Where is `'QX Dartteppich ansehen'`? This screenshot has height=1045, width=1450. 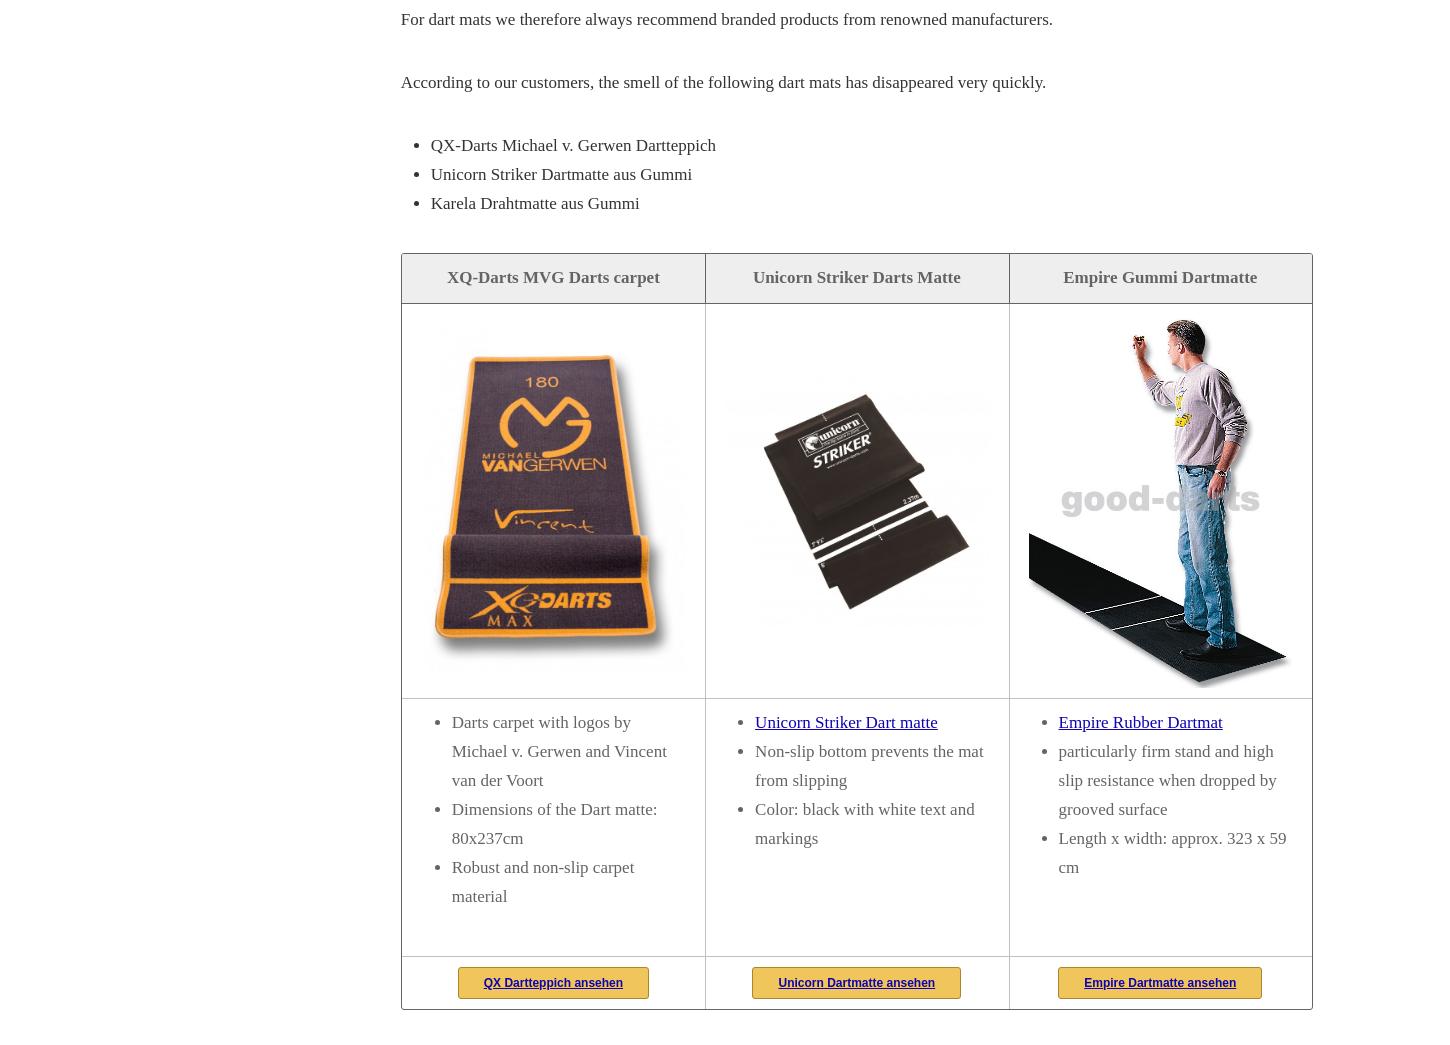
'QX Dartteppich ansehen' is located at coordinates (481, 980).